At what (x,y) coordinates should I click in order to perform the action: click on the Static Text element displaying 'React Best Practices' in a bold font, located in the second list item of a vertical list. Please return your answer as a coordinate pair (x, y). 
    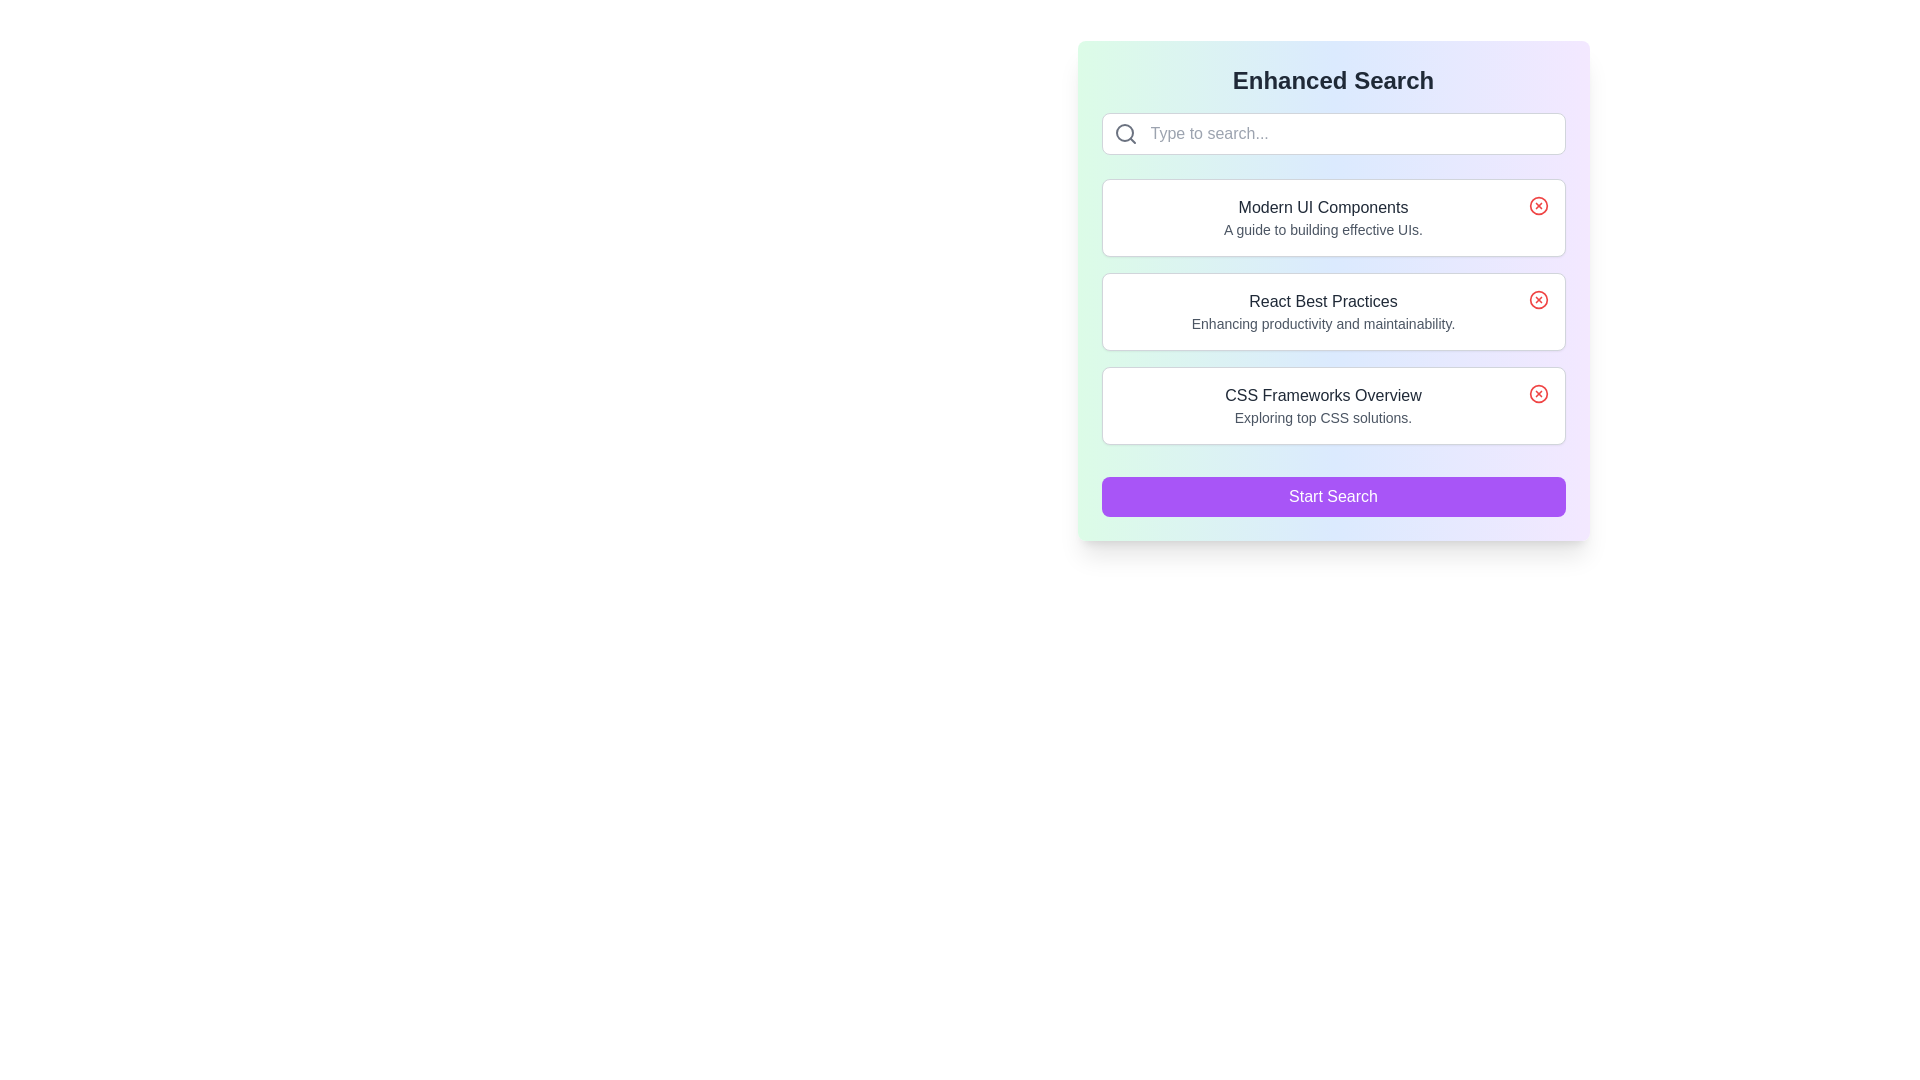
    Looking at the image, I should click on (1323, 301).